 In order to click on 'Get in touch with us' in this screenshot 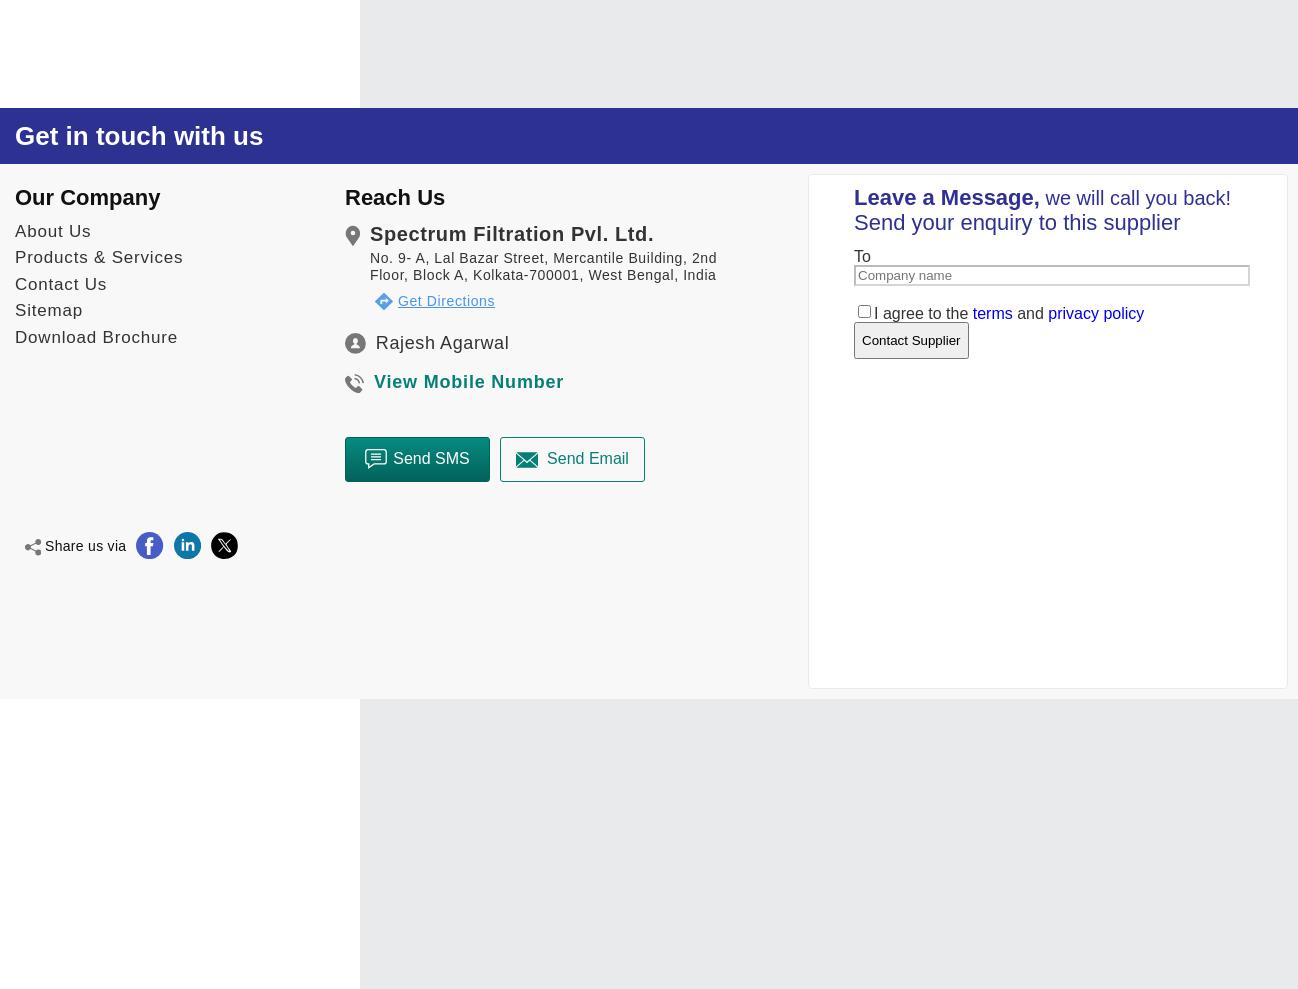, I will do `click(138, 134)`.